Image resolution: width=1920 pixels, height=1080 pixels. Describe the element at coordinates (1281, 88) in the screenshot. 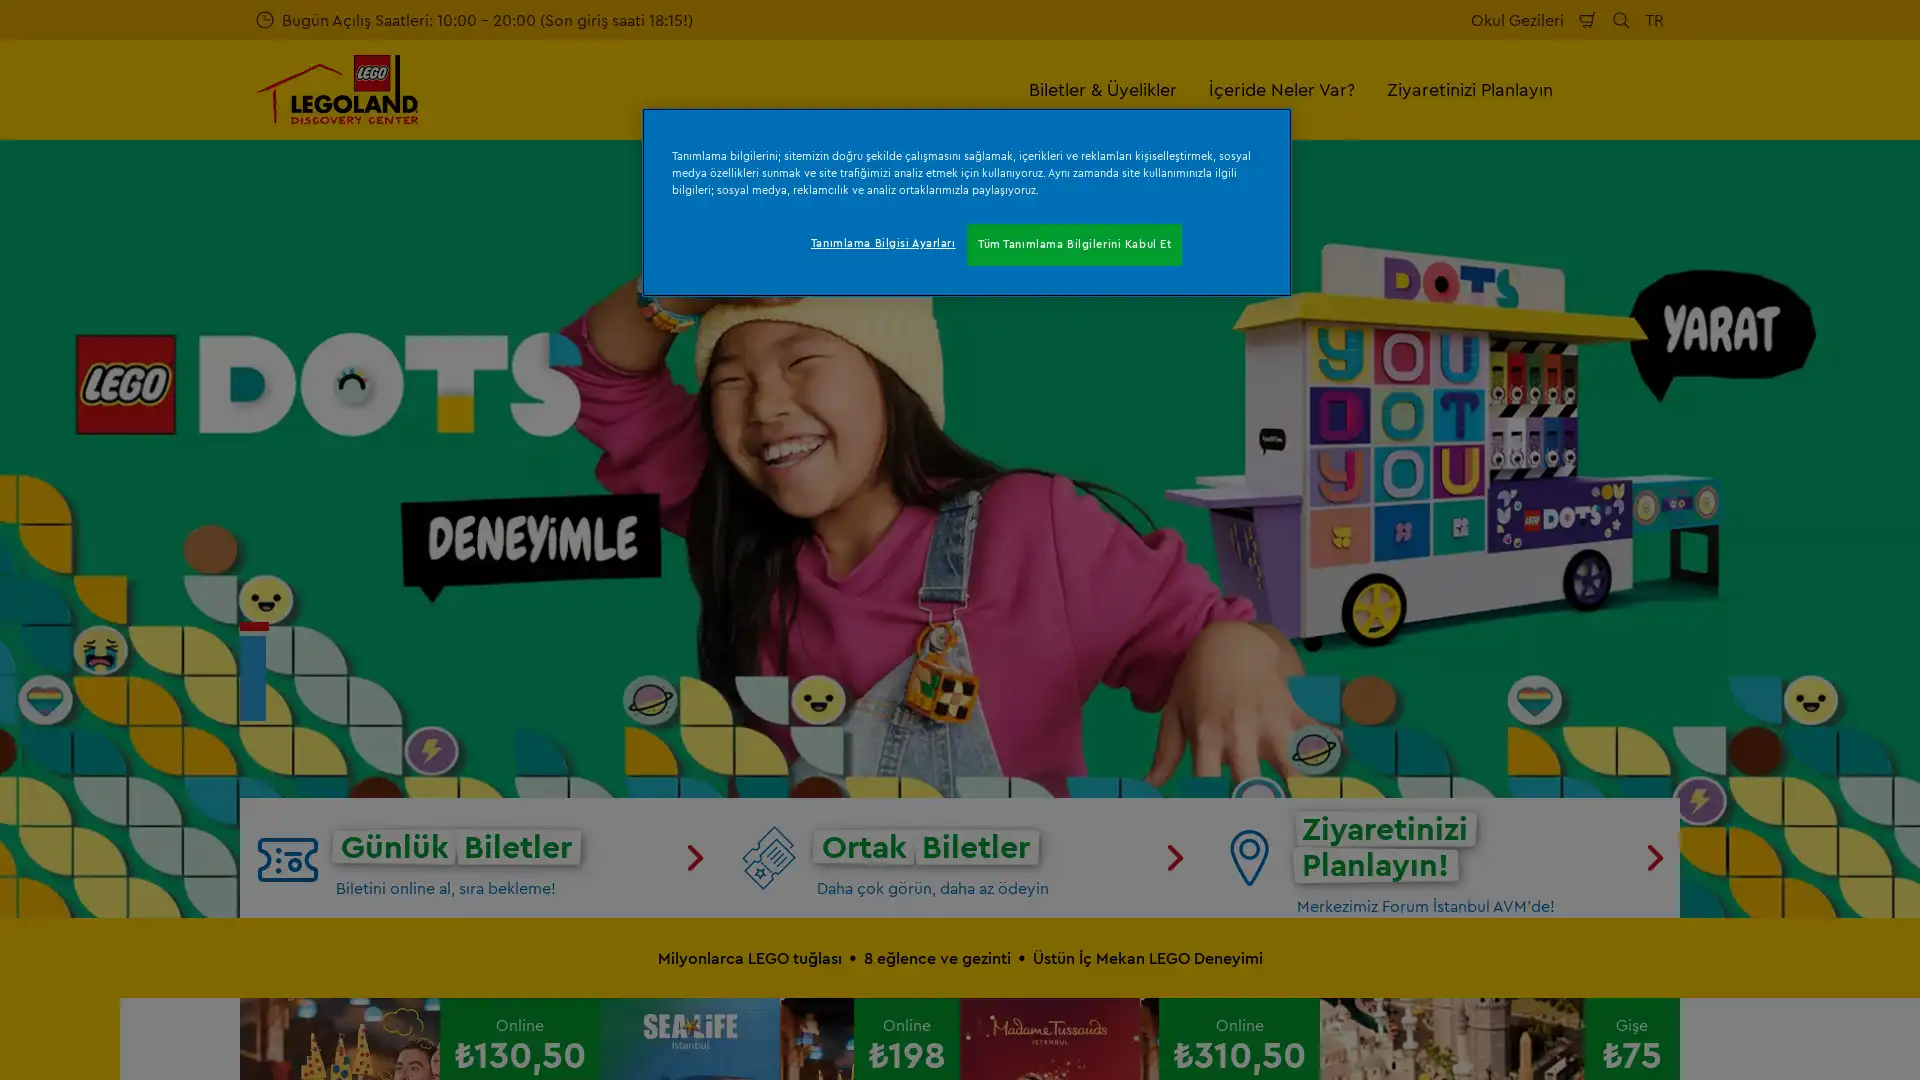

I see `Iceride Neler Var?` at that location.